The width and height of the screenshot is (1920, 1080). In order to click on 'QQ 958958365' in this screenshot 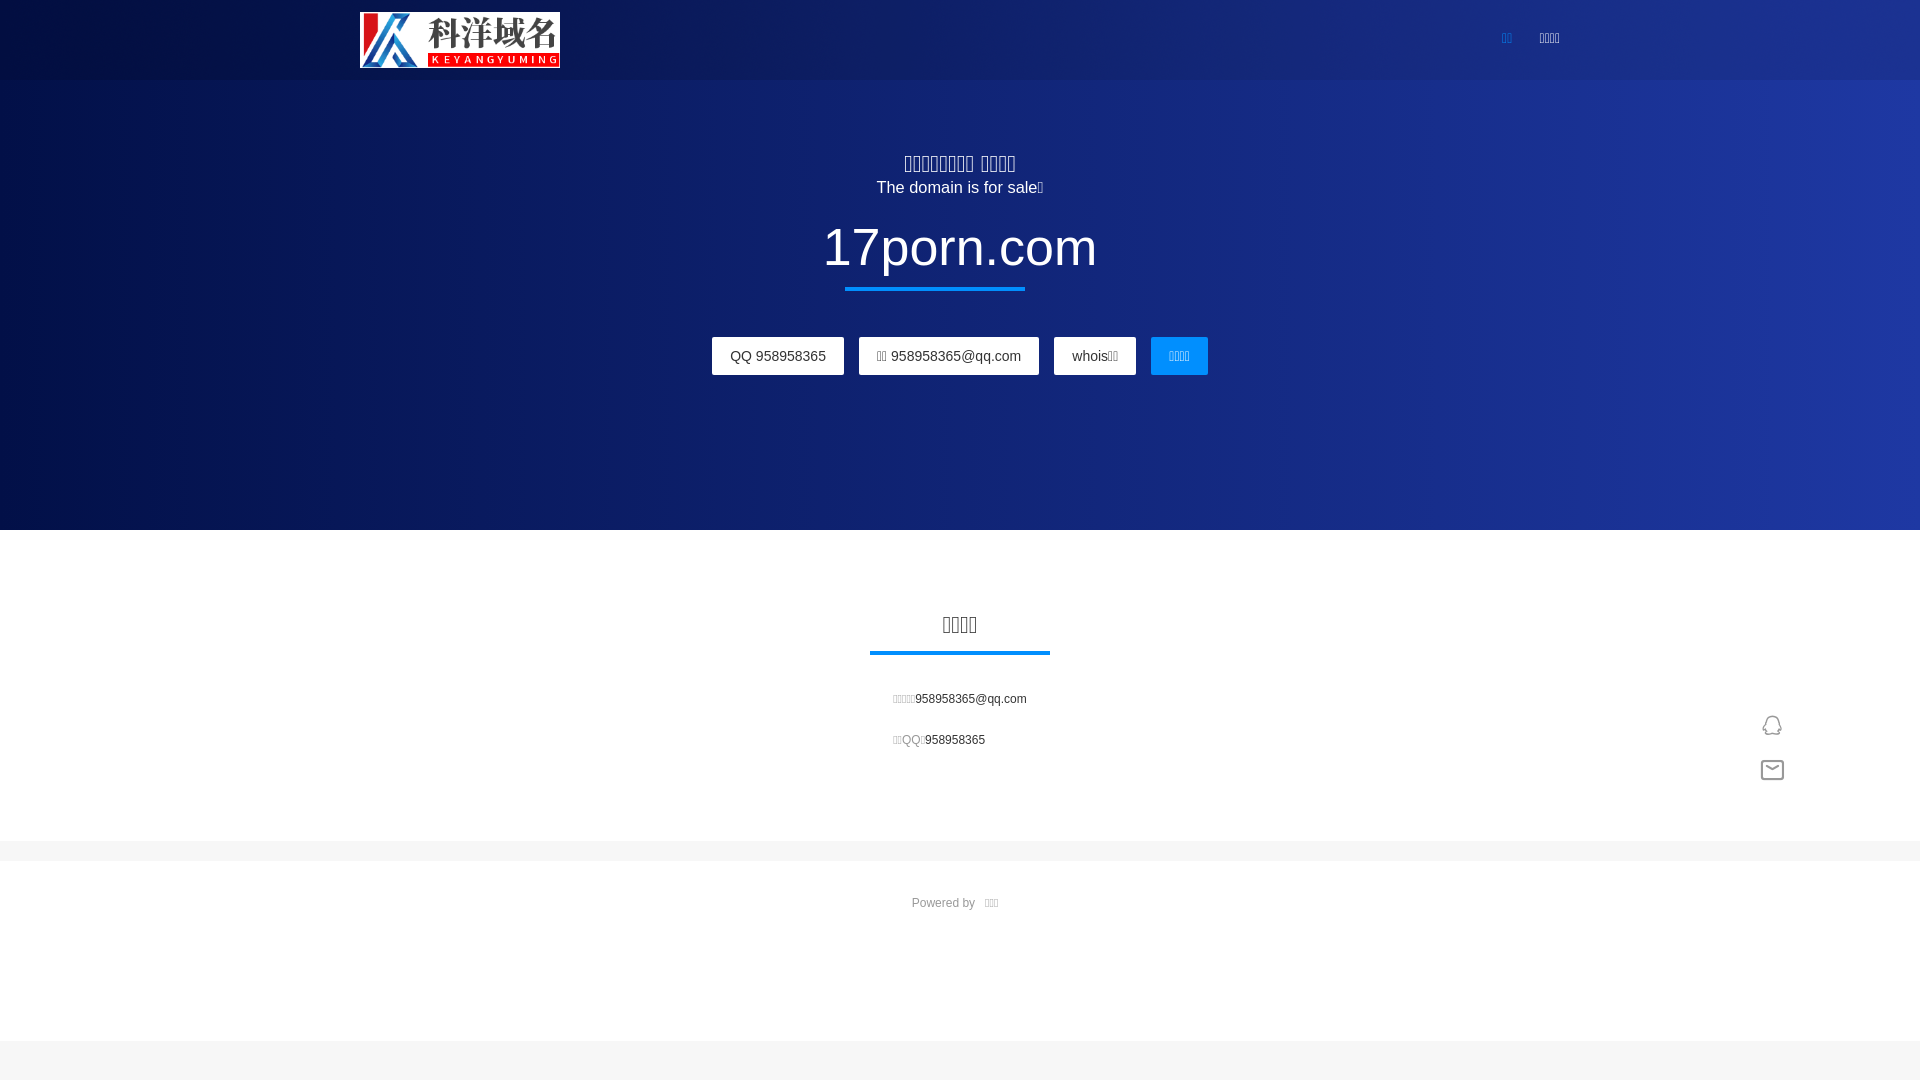, I will do `click(776, 354)`.